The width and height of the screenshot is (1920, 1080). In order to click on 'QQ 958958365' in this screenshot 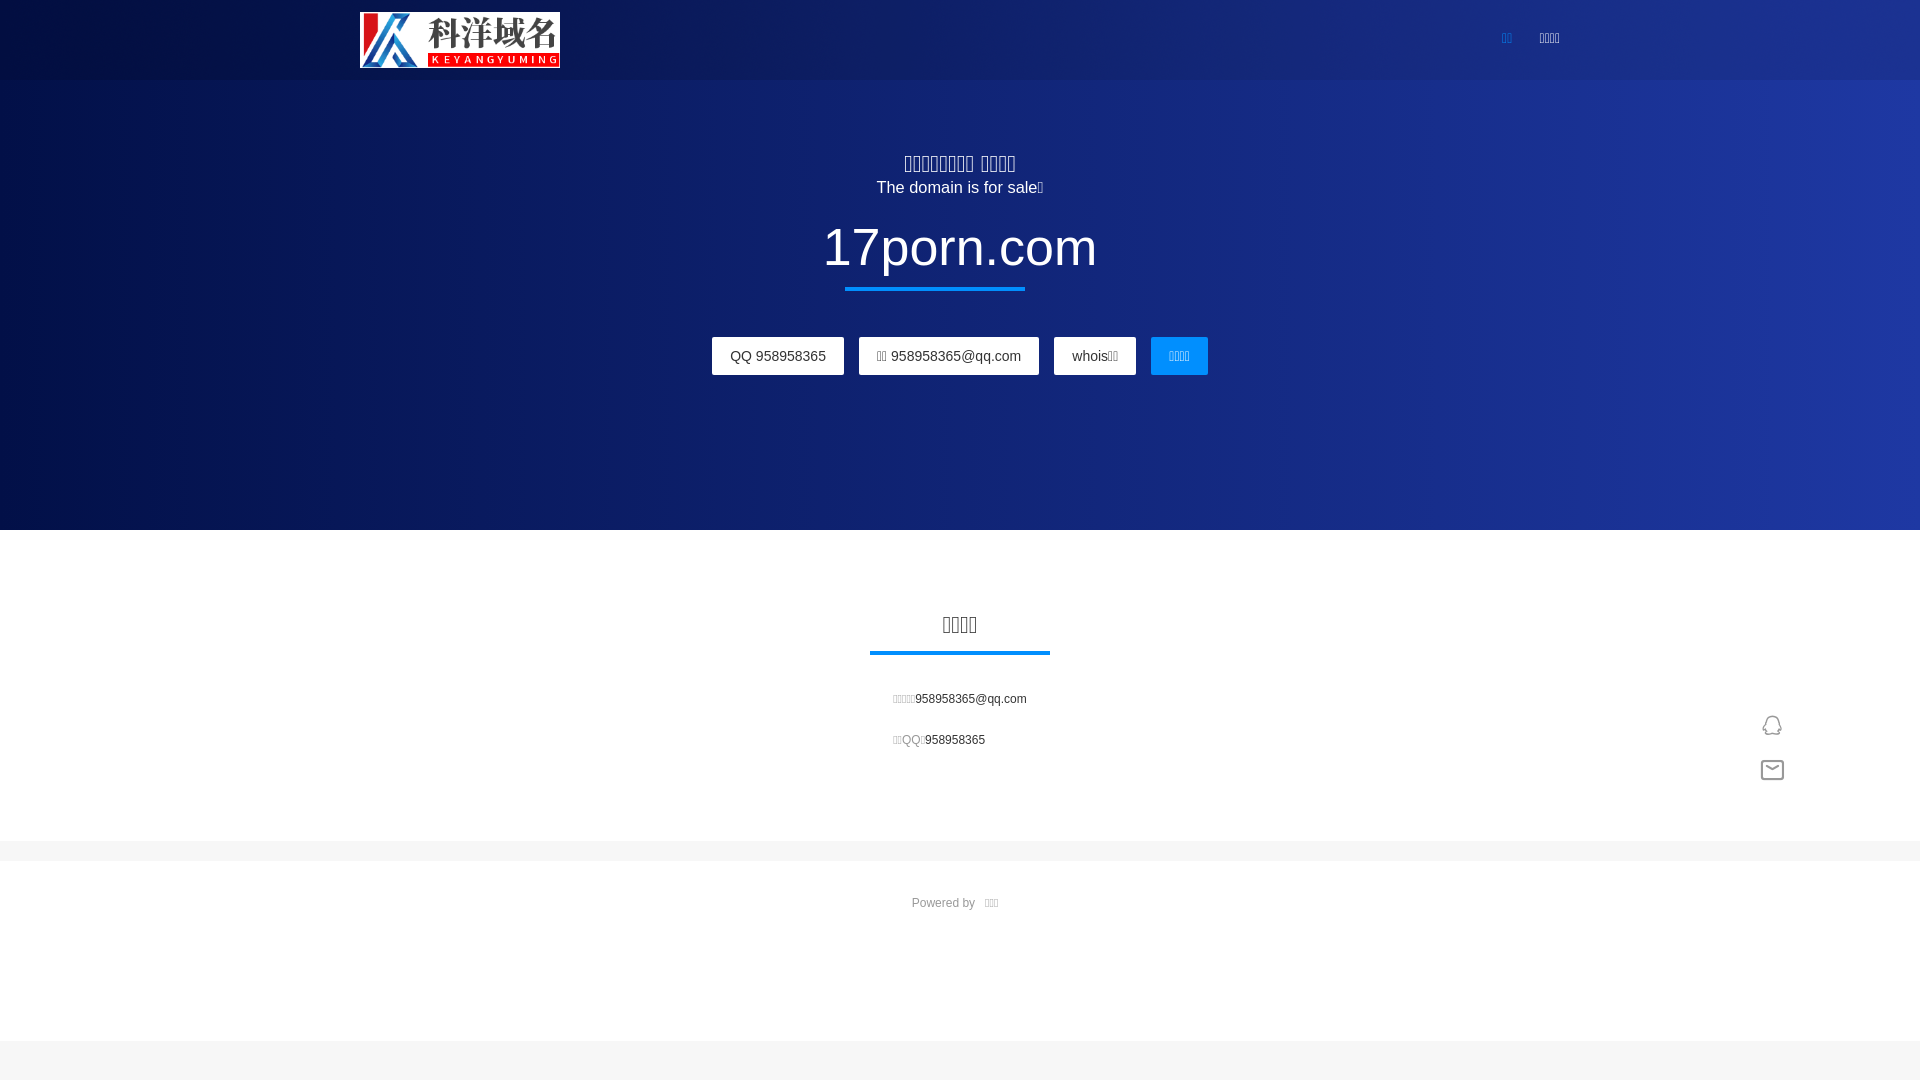, I will do `click(776, 354)`.